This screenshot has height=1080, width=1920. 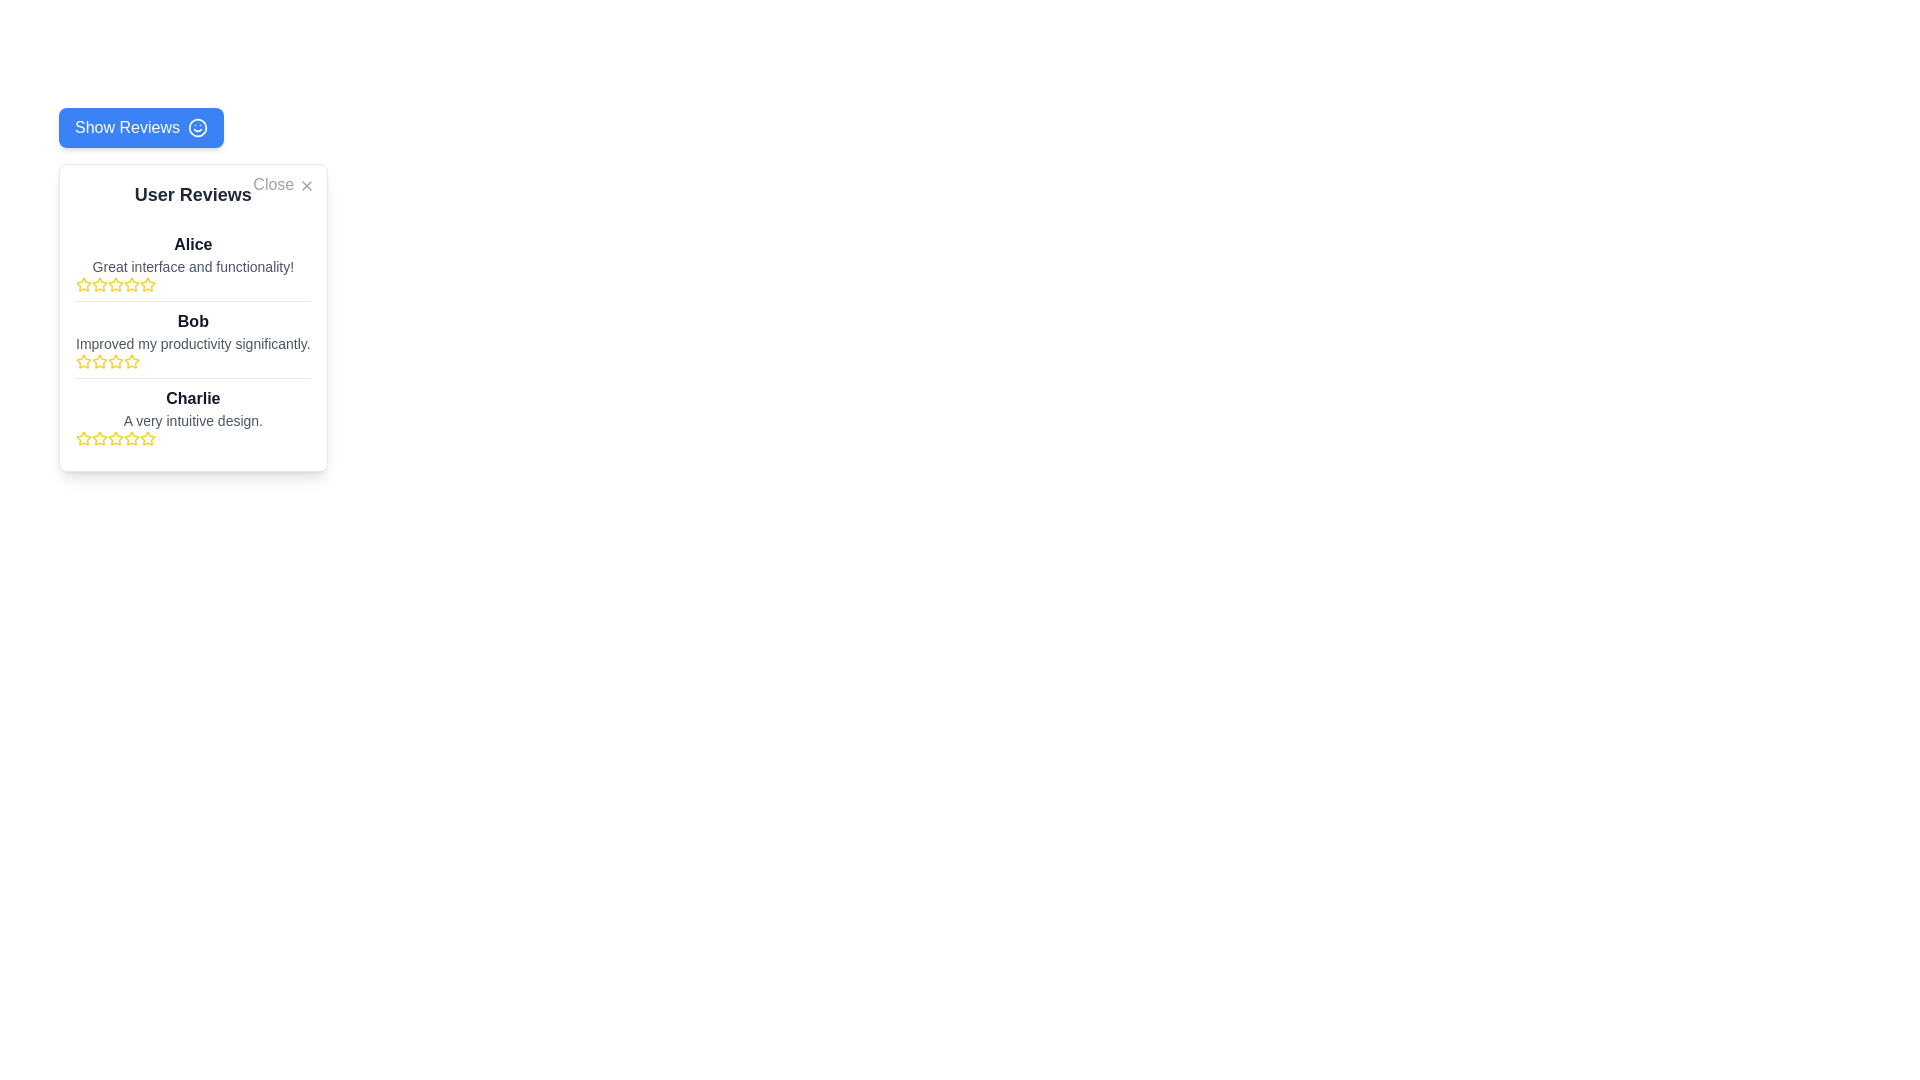 I want to click on the first star in the rating component of Alice's review, so click(x=82, y=285).